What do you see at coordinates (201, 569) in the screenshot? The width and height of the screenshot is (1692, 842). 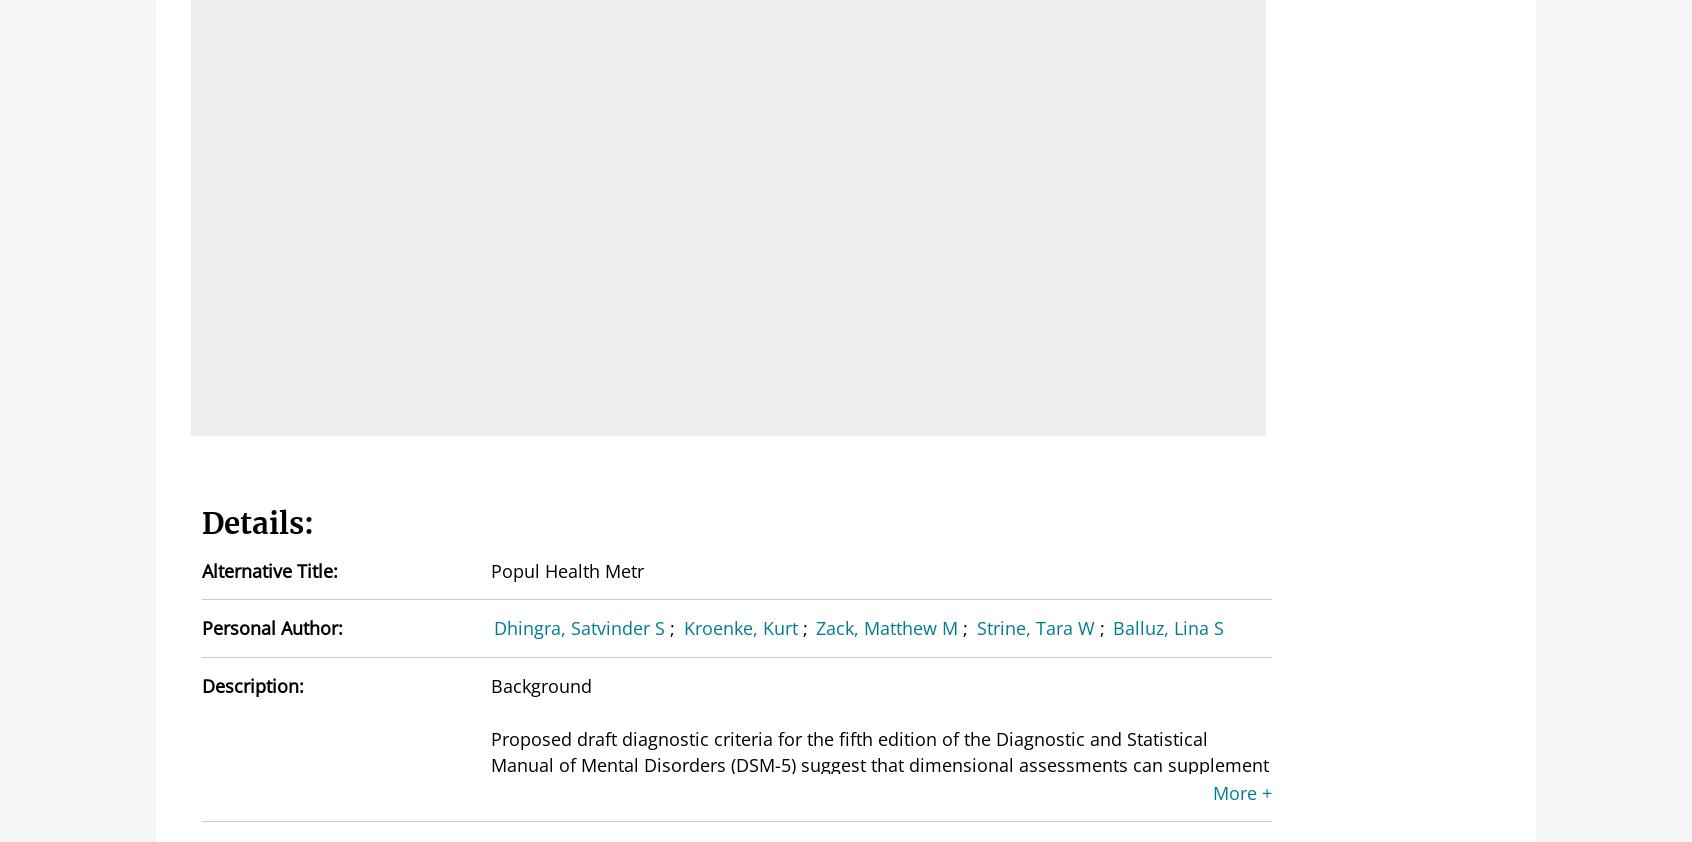 I see `'Alternative Title:'` at bounding box center [201, 569].